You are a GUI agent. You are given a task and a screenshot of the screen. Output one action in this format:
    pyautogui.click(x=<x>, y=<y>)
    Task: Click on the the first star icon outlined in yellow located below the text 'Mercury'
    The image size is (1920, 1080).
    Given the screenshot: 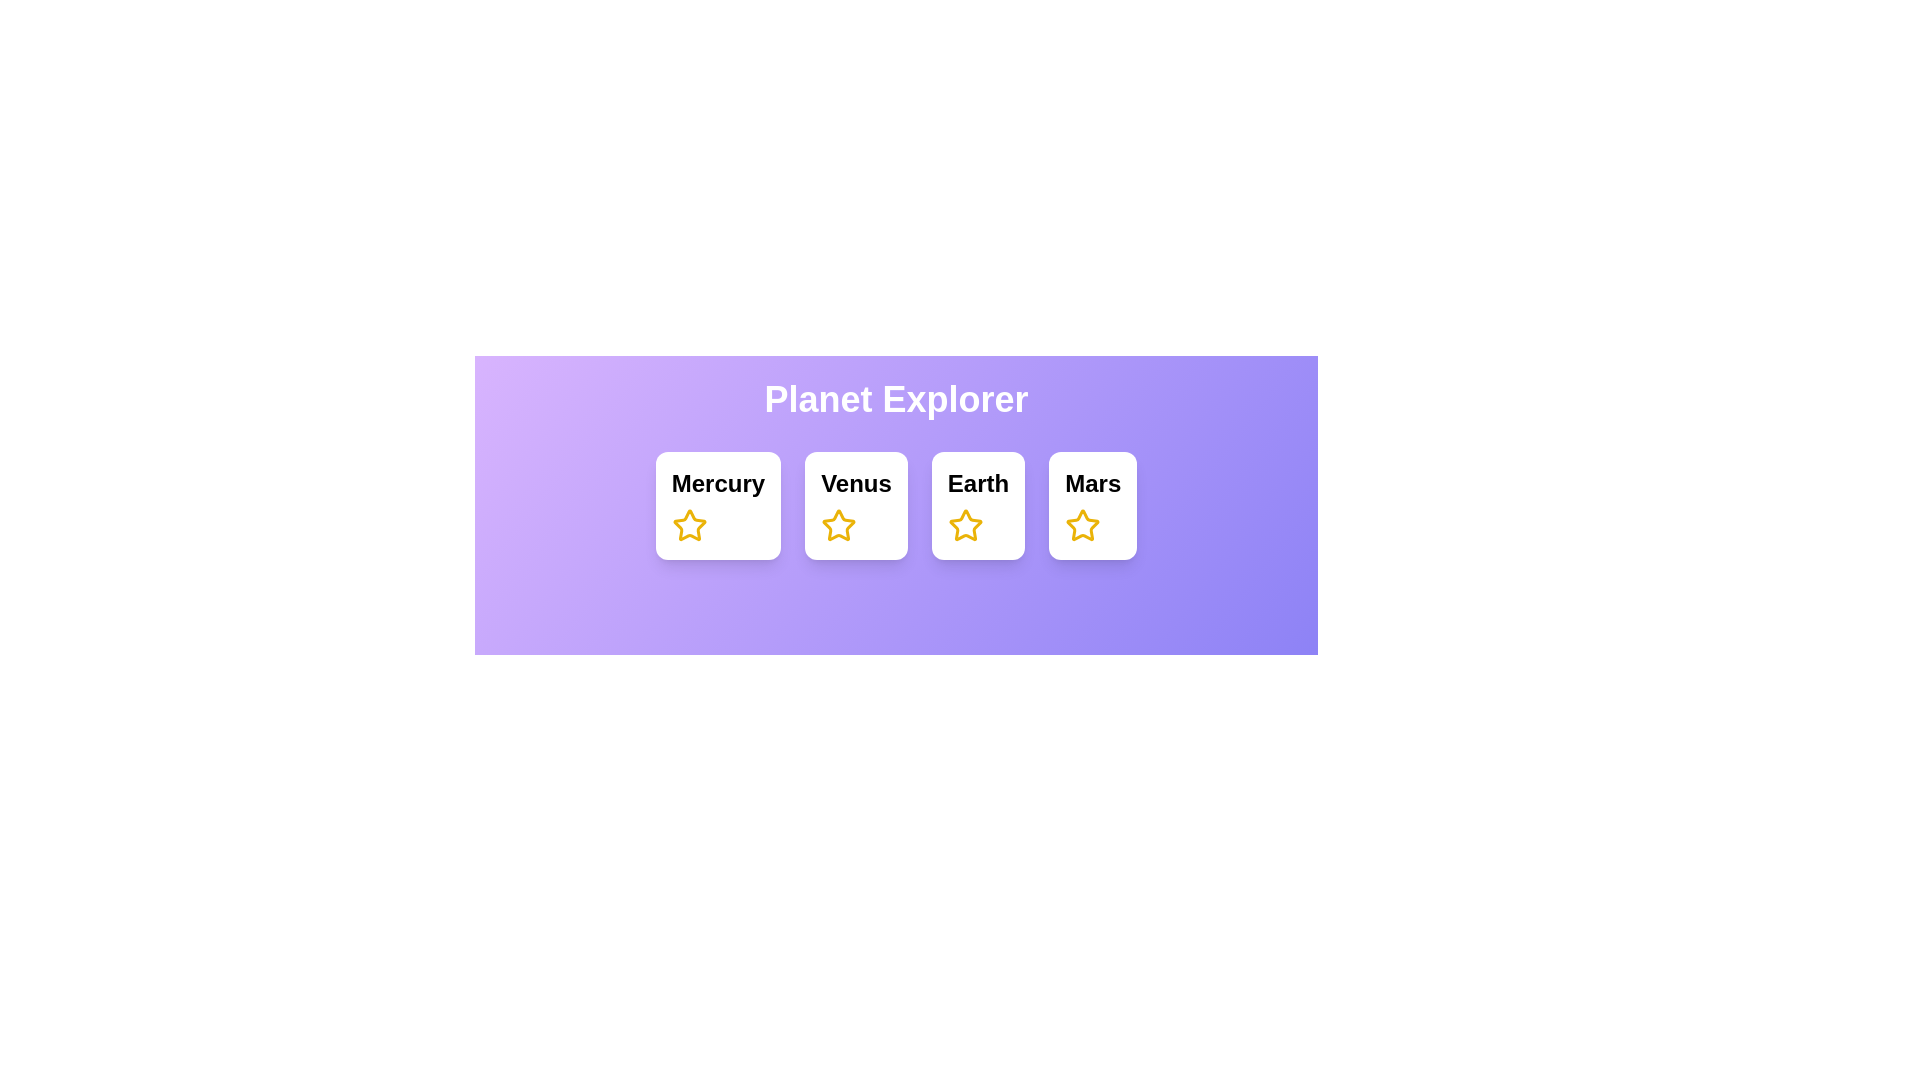 What is the action you would take?
    pyautogui.click(x=689, y=524)
    